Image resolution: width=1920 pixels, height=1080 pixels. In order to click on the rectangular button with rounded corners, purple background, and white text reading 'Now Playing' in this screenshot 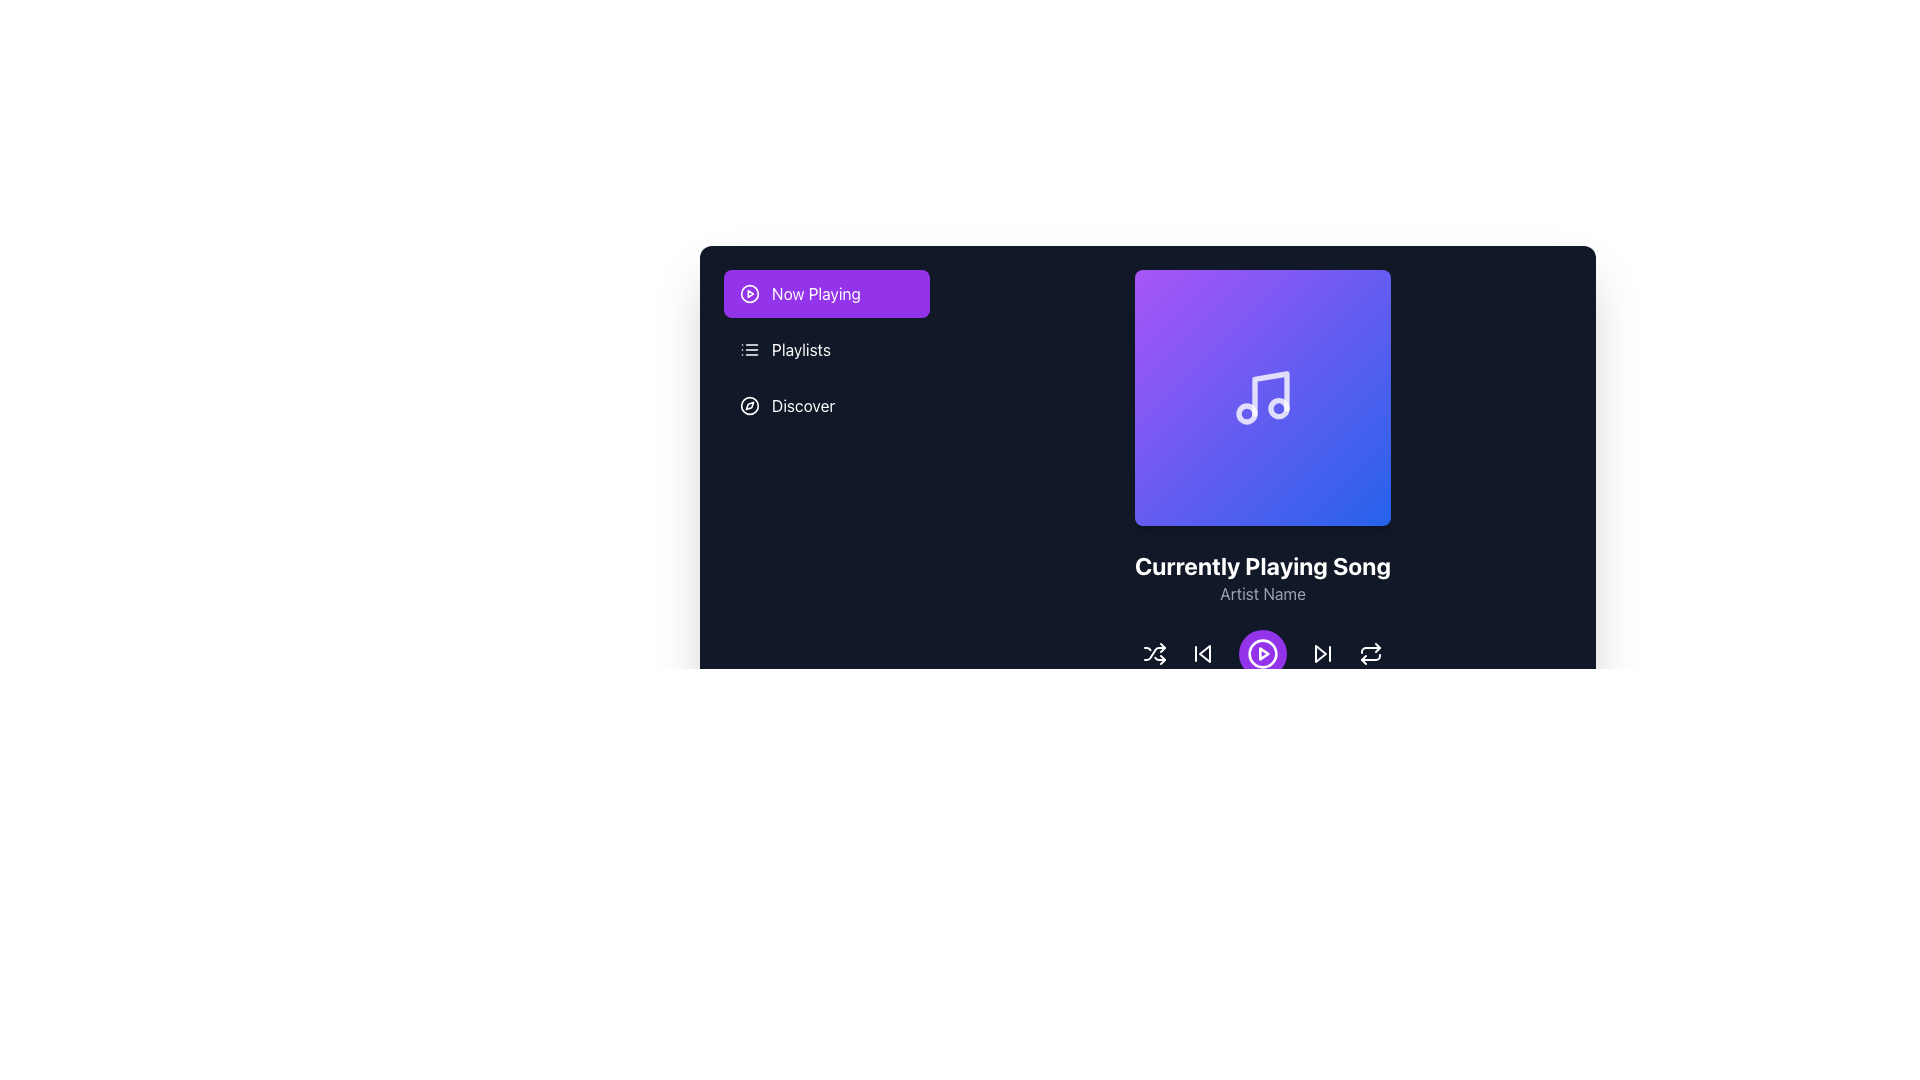, I will do `click(826, 293)`.